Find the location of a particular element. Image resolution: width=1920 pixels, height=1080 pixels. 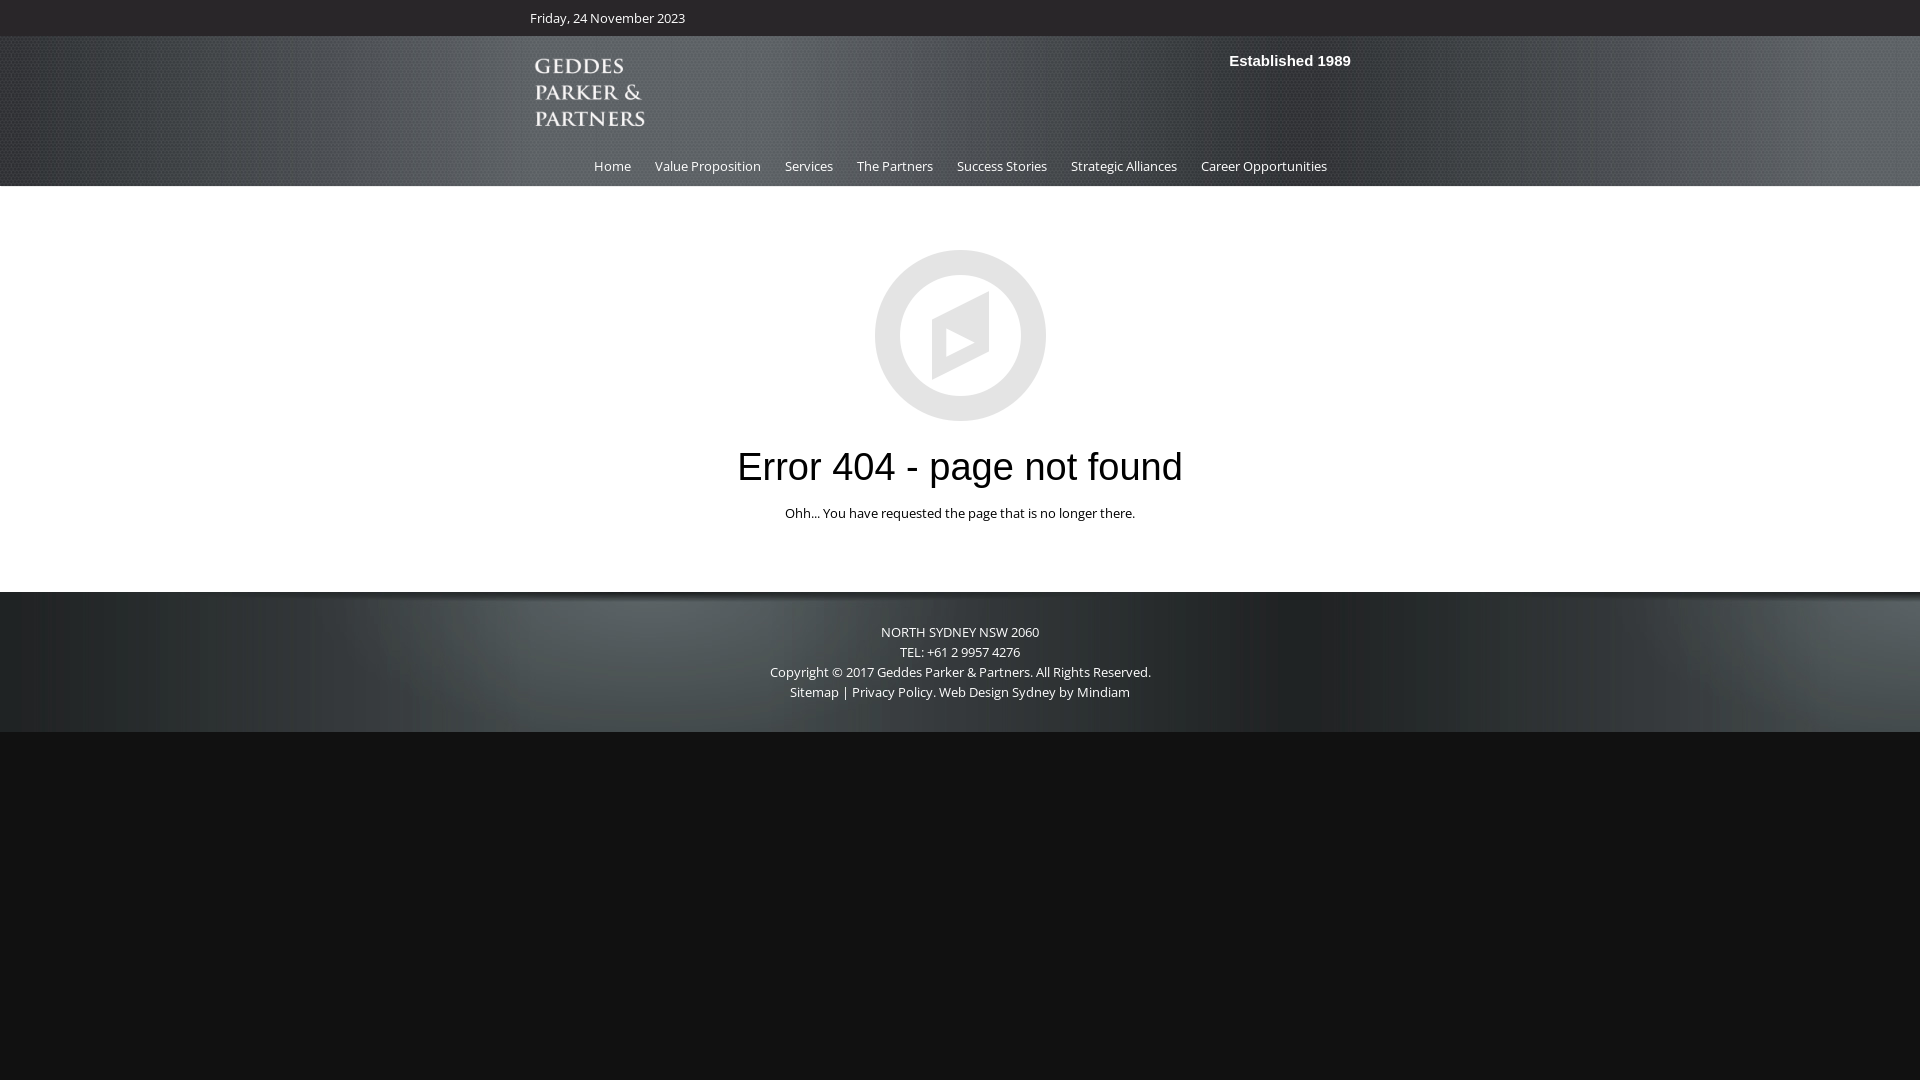

'Sitemap' is located at coordinates (814, 690).